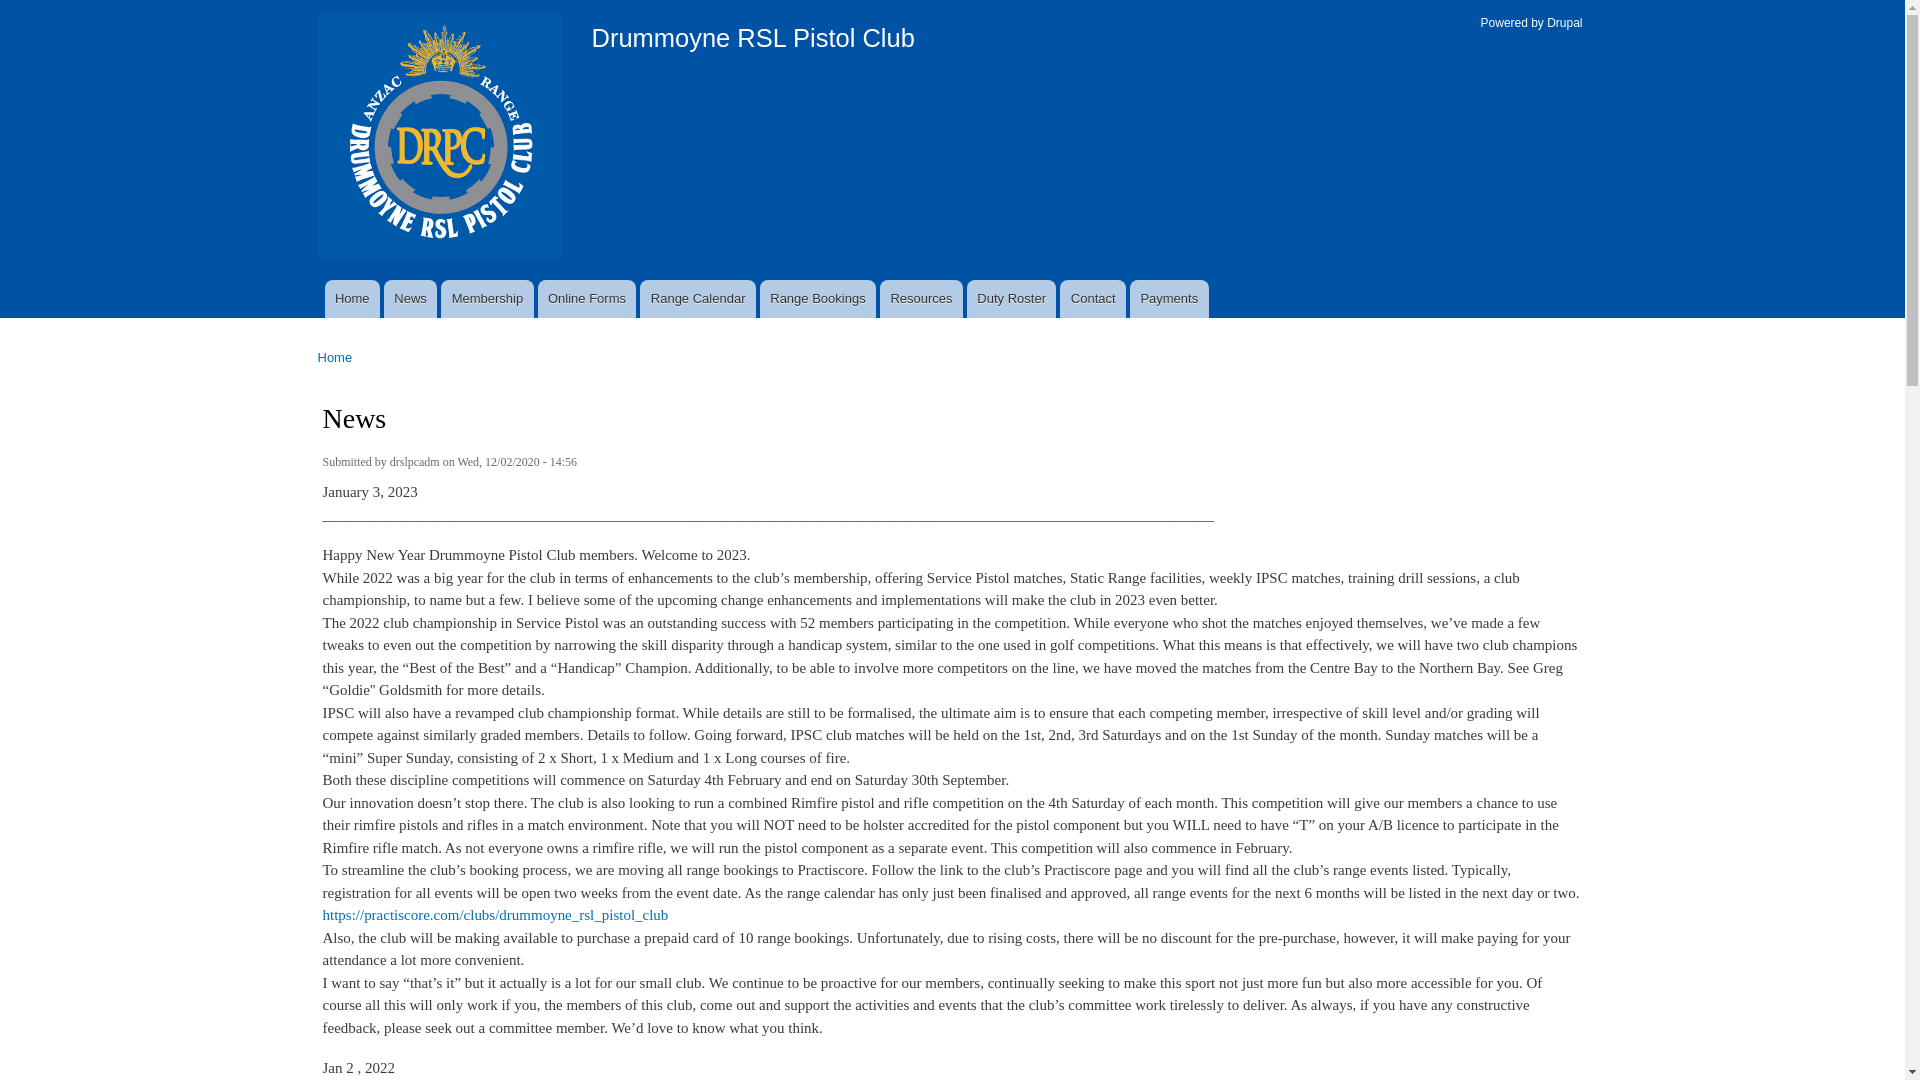 The image size is (1920, 1080). What do you see at coordinates (351, 299) in the screenshot?
I see `'Home'` at bounding box center [351, 299].